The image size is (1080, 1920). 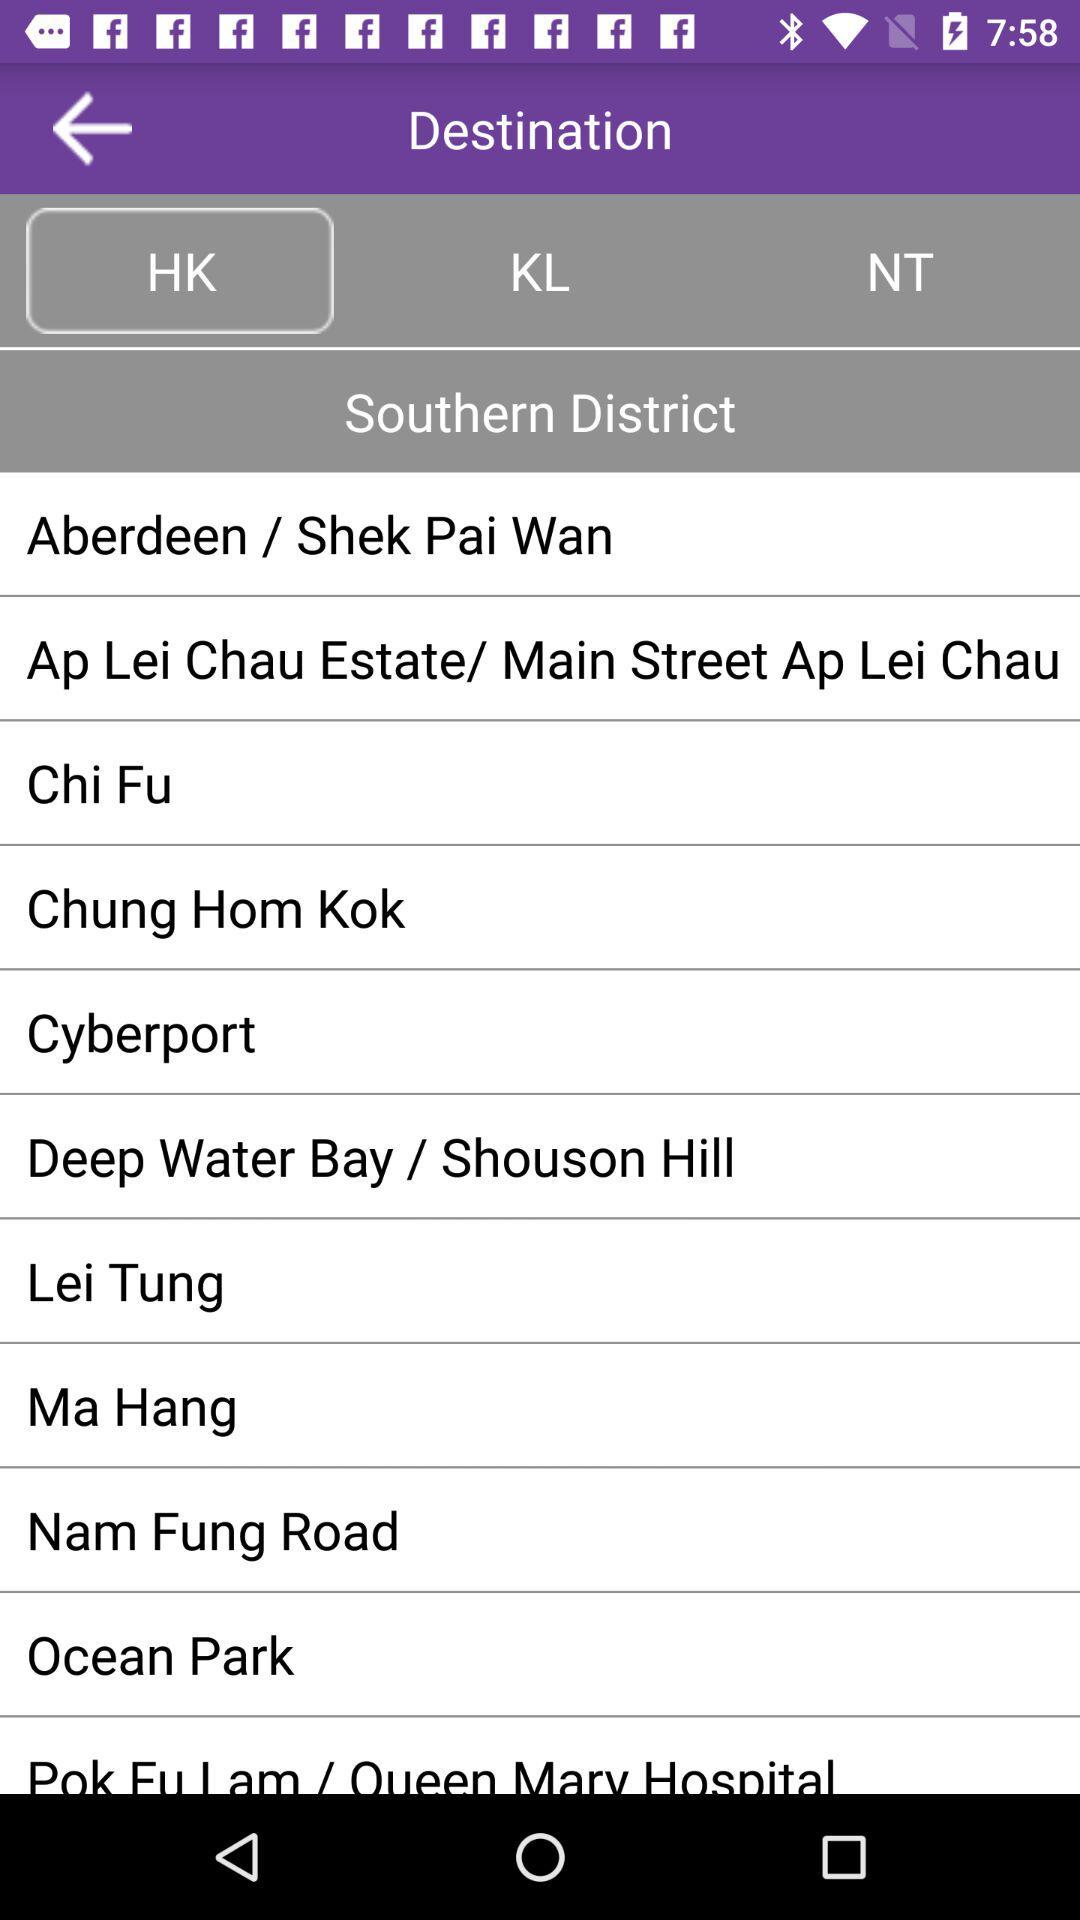 What do you see at coordinates (92, 127) in the screenshot?
I see `item to the left of the destination` at bounding box center [92, 127].